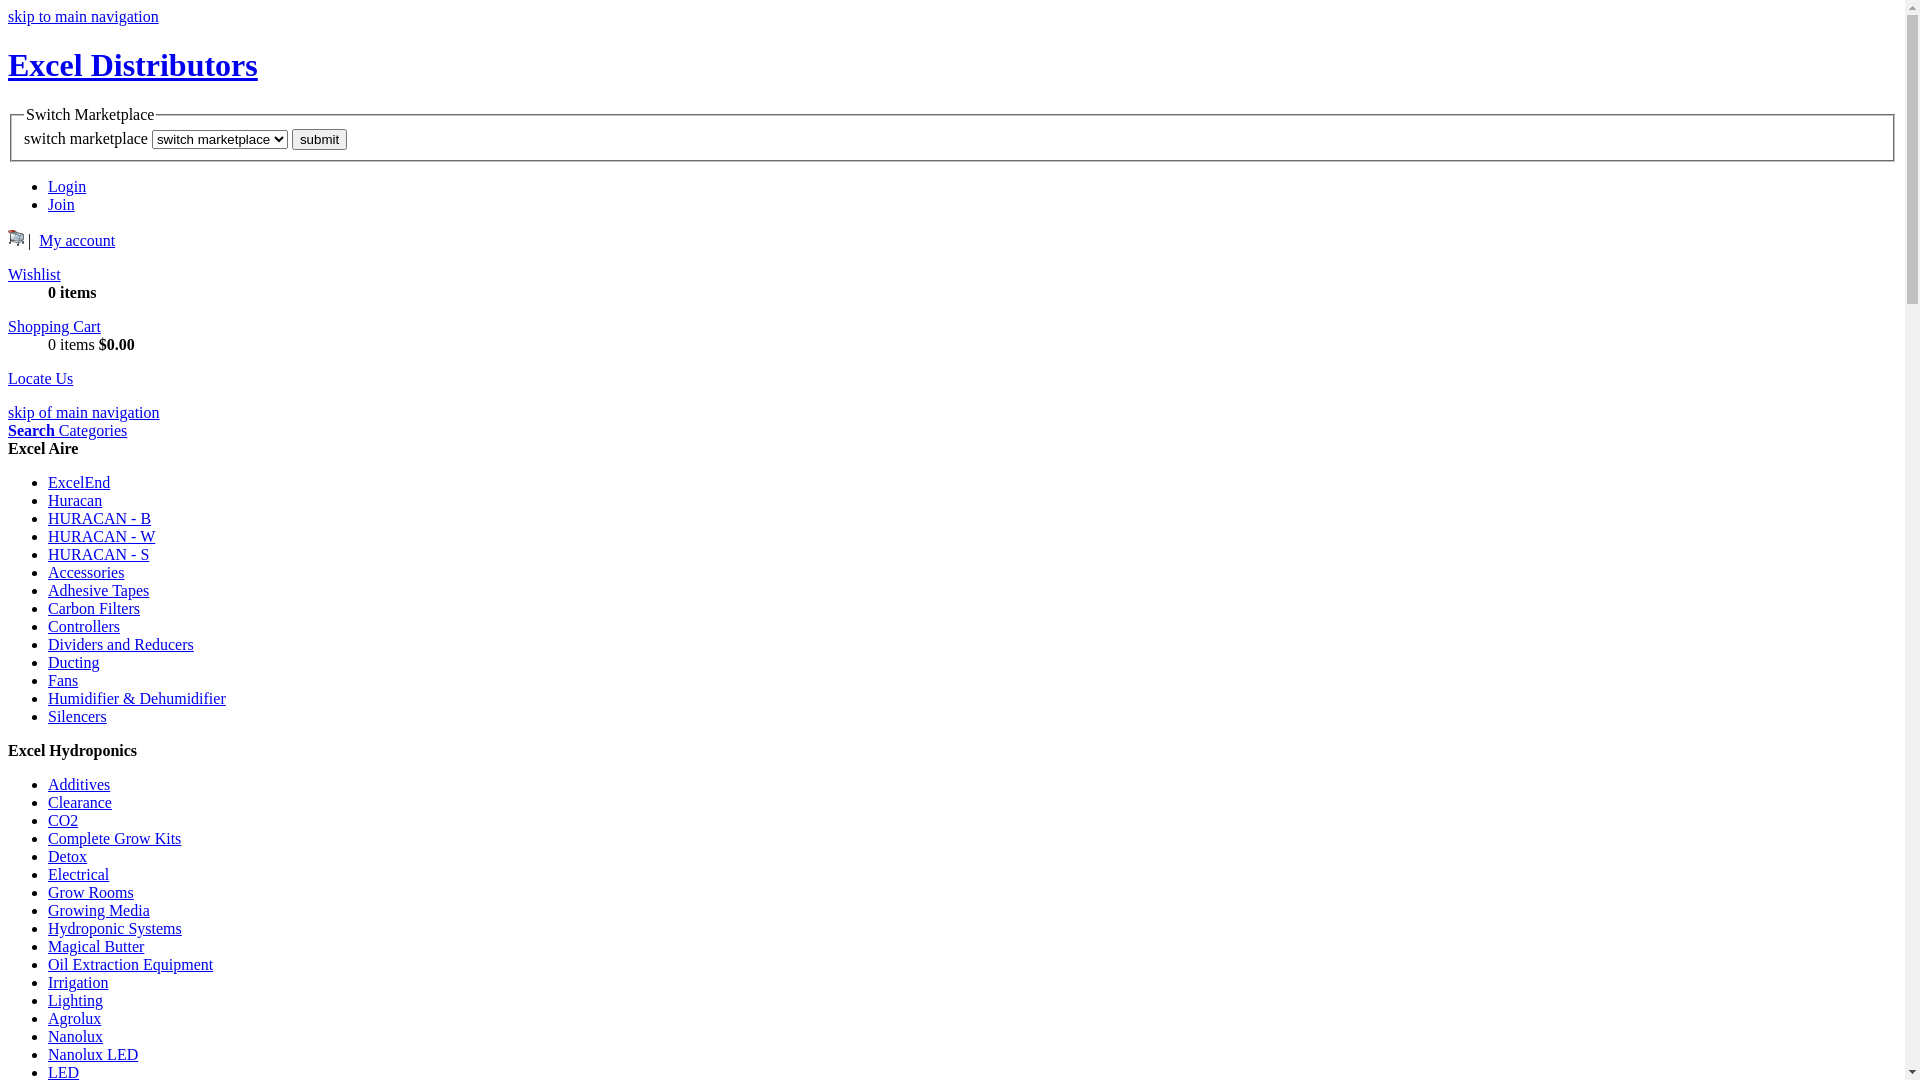 The image size is (1920, 1080). What do you see at coordinates (93, 607) in the screenshot?
I see `'Carbon Filters'` at bounding box center [93, 607].